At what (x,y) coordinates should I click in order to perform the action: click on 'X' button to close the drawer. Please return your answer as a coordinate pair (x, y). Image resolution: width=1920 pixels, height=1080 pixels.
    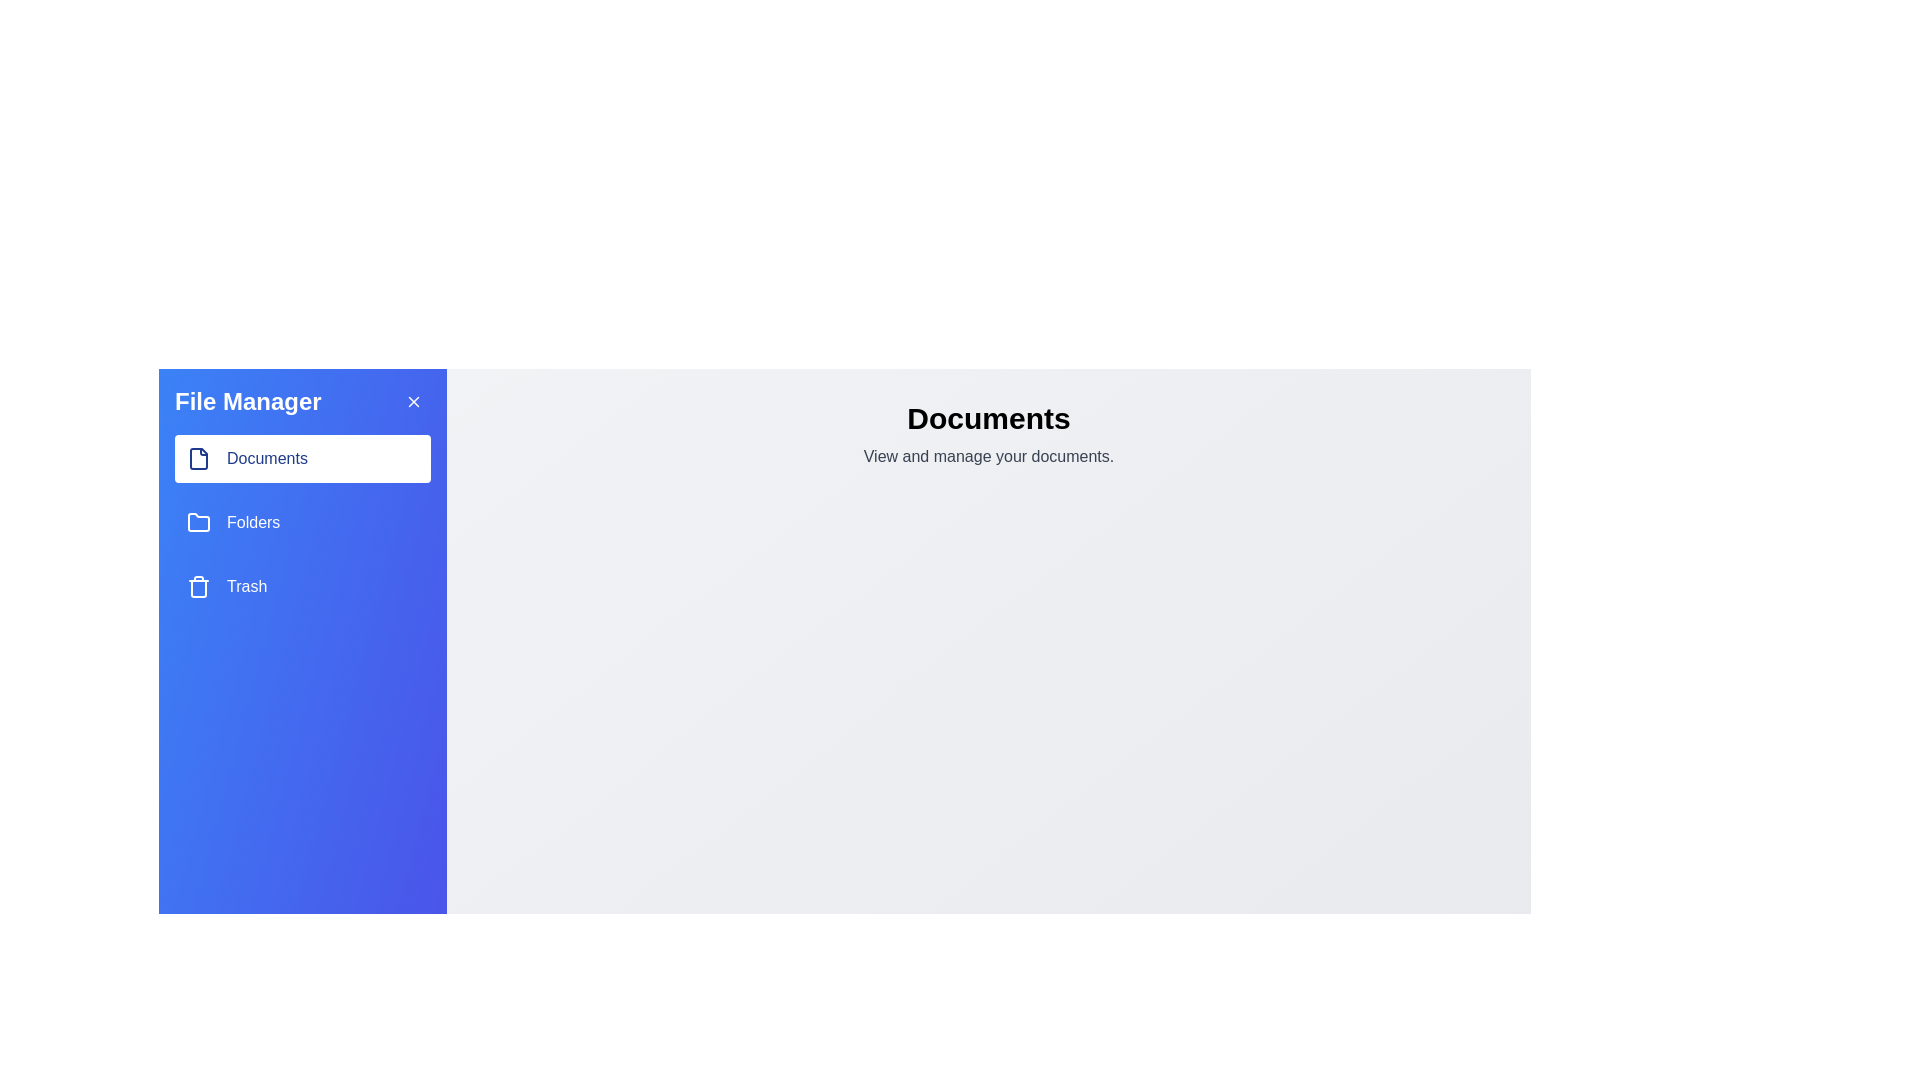
    Looking at the image, I should click on (412, 401).